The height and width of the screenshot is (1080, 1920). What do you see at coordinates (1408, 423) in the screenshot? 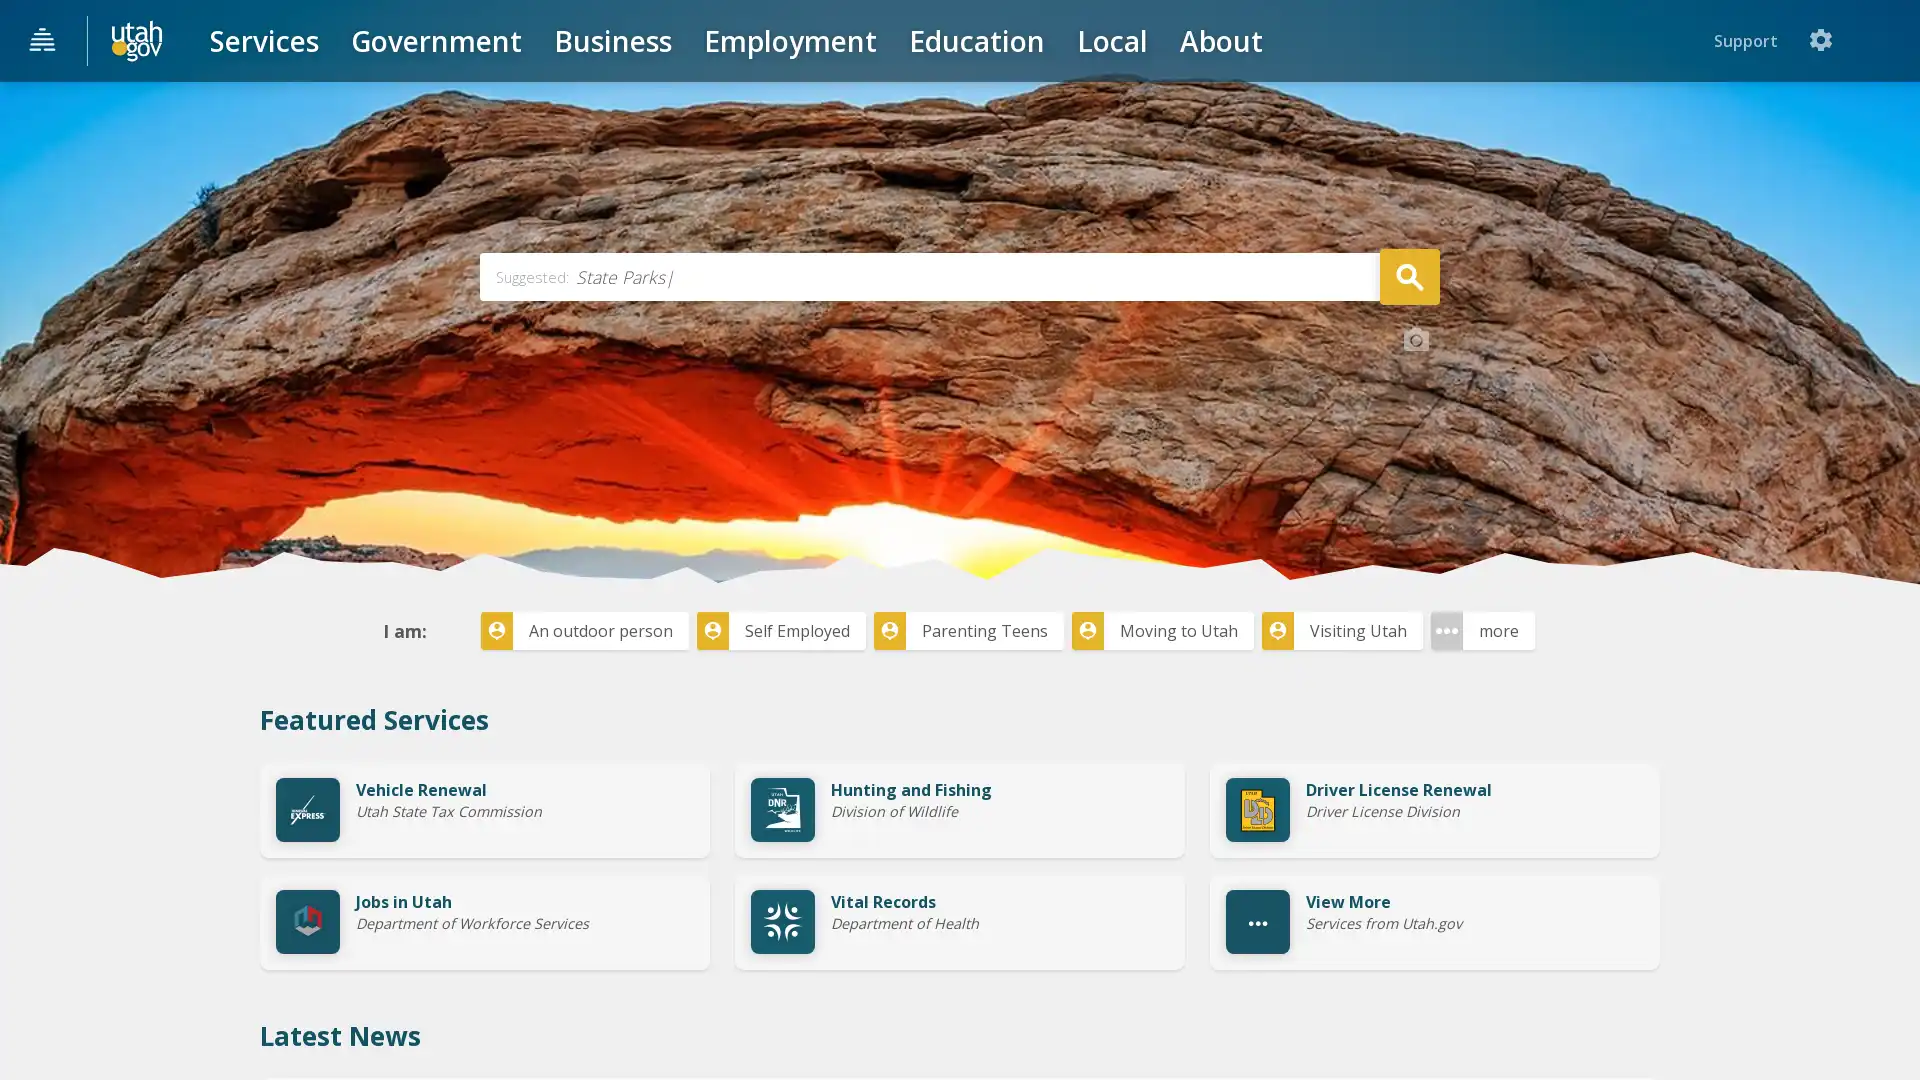
I see `Search` at bounding box center [1408, 423].